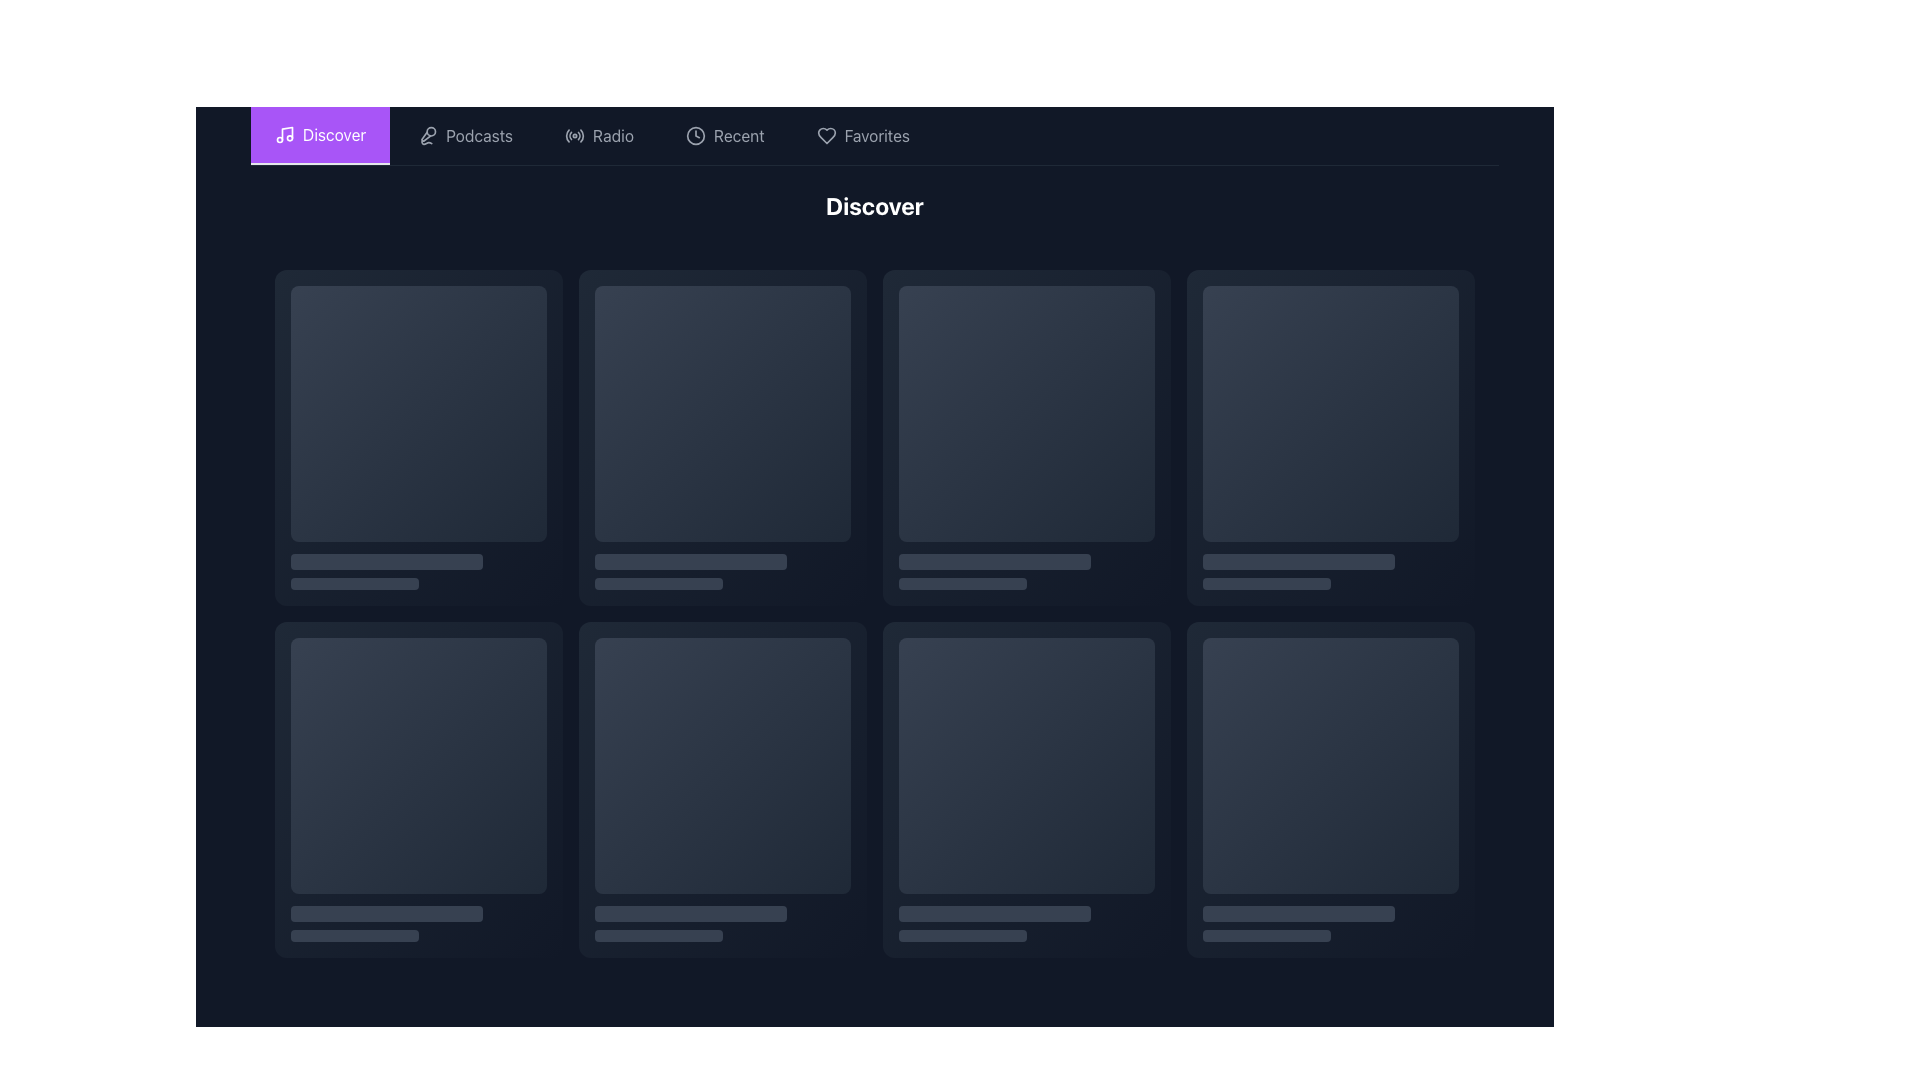 The image size is (1920, 1080). I want to click on the navigational content selection card located in the first row and fourth column of the grid, so click(1330, 437).